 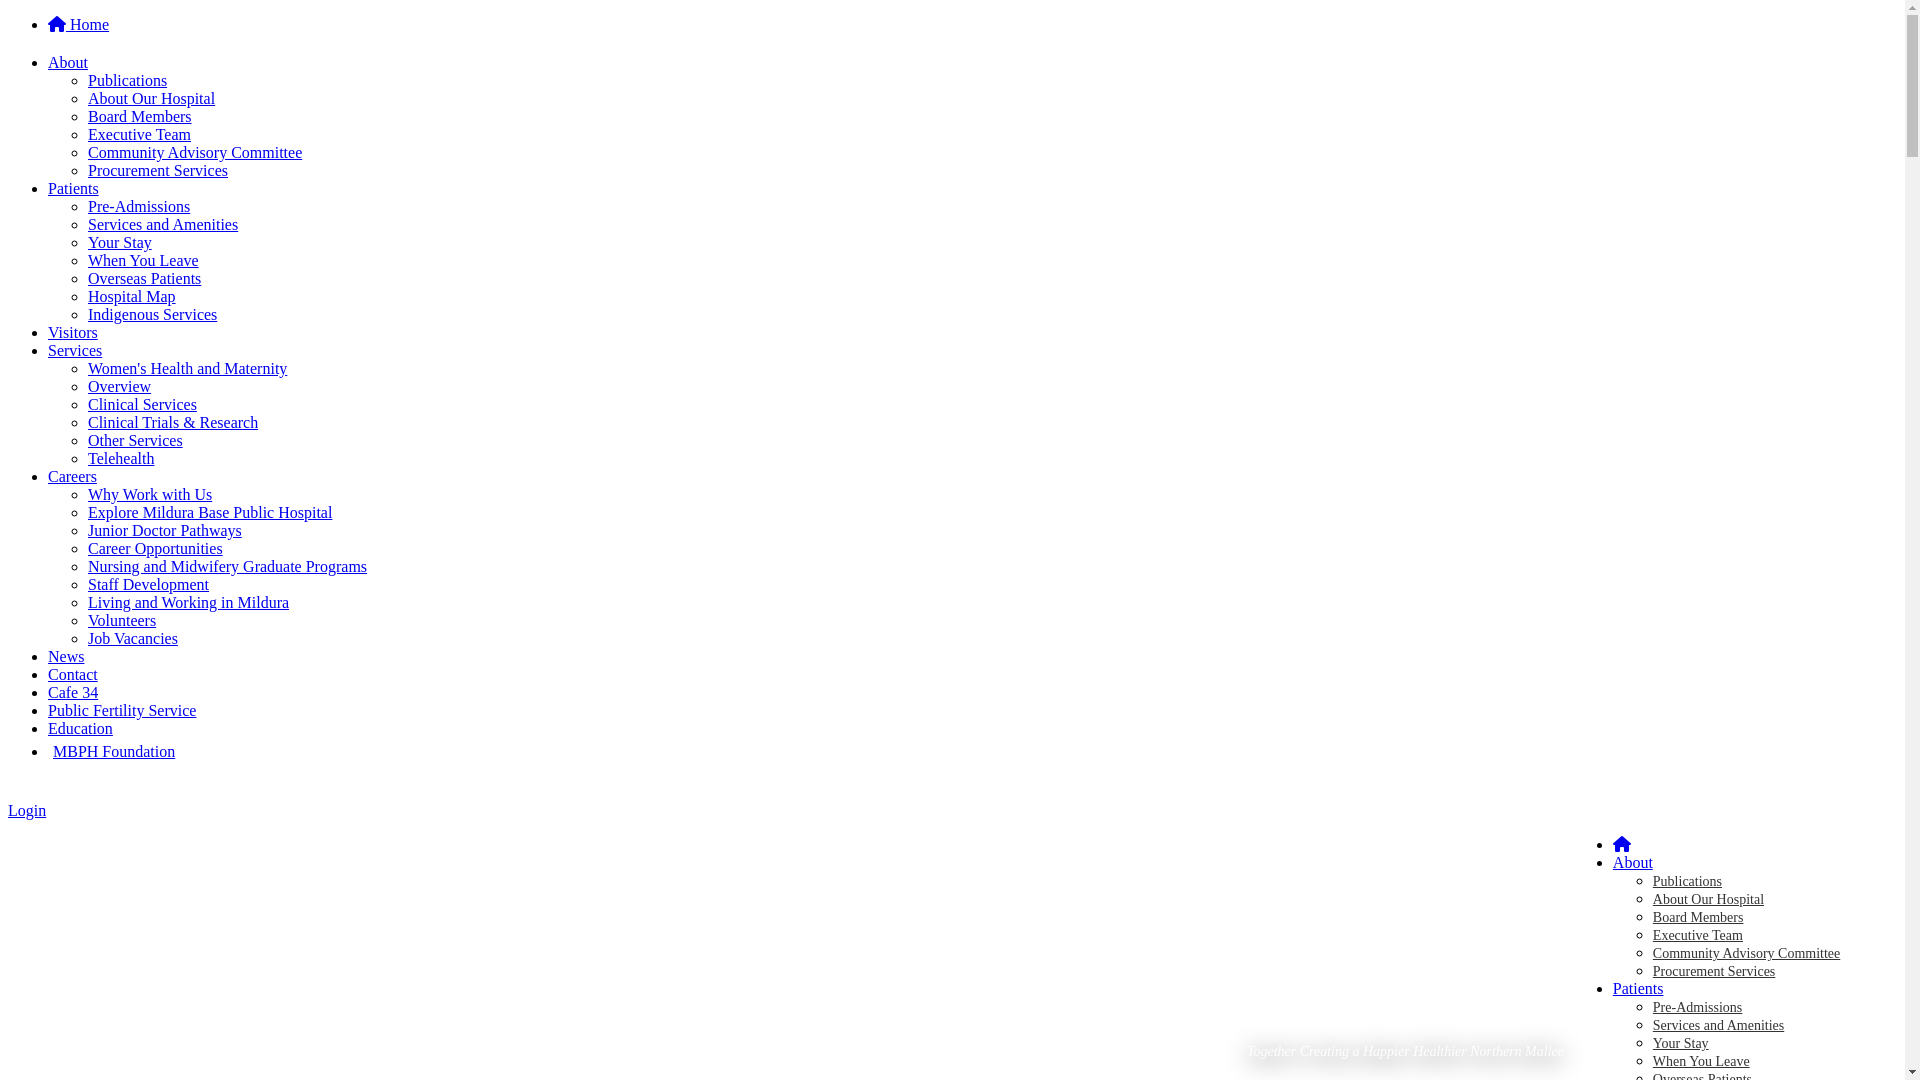 What do you see at coordinates (72, 691) in the screenshot?
I see `'Cafe 34'` at bounding box center [72, 691].